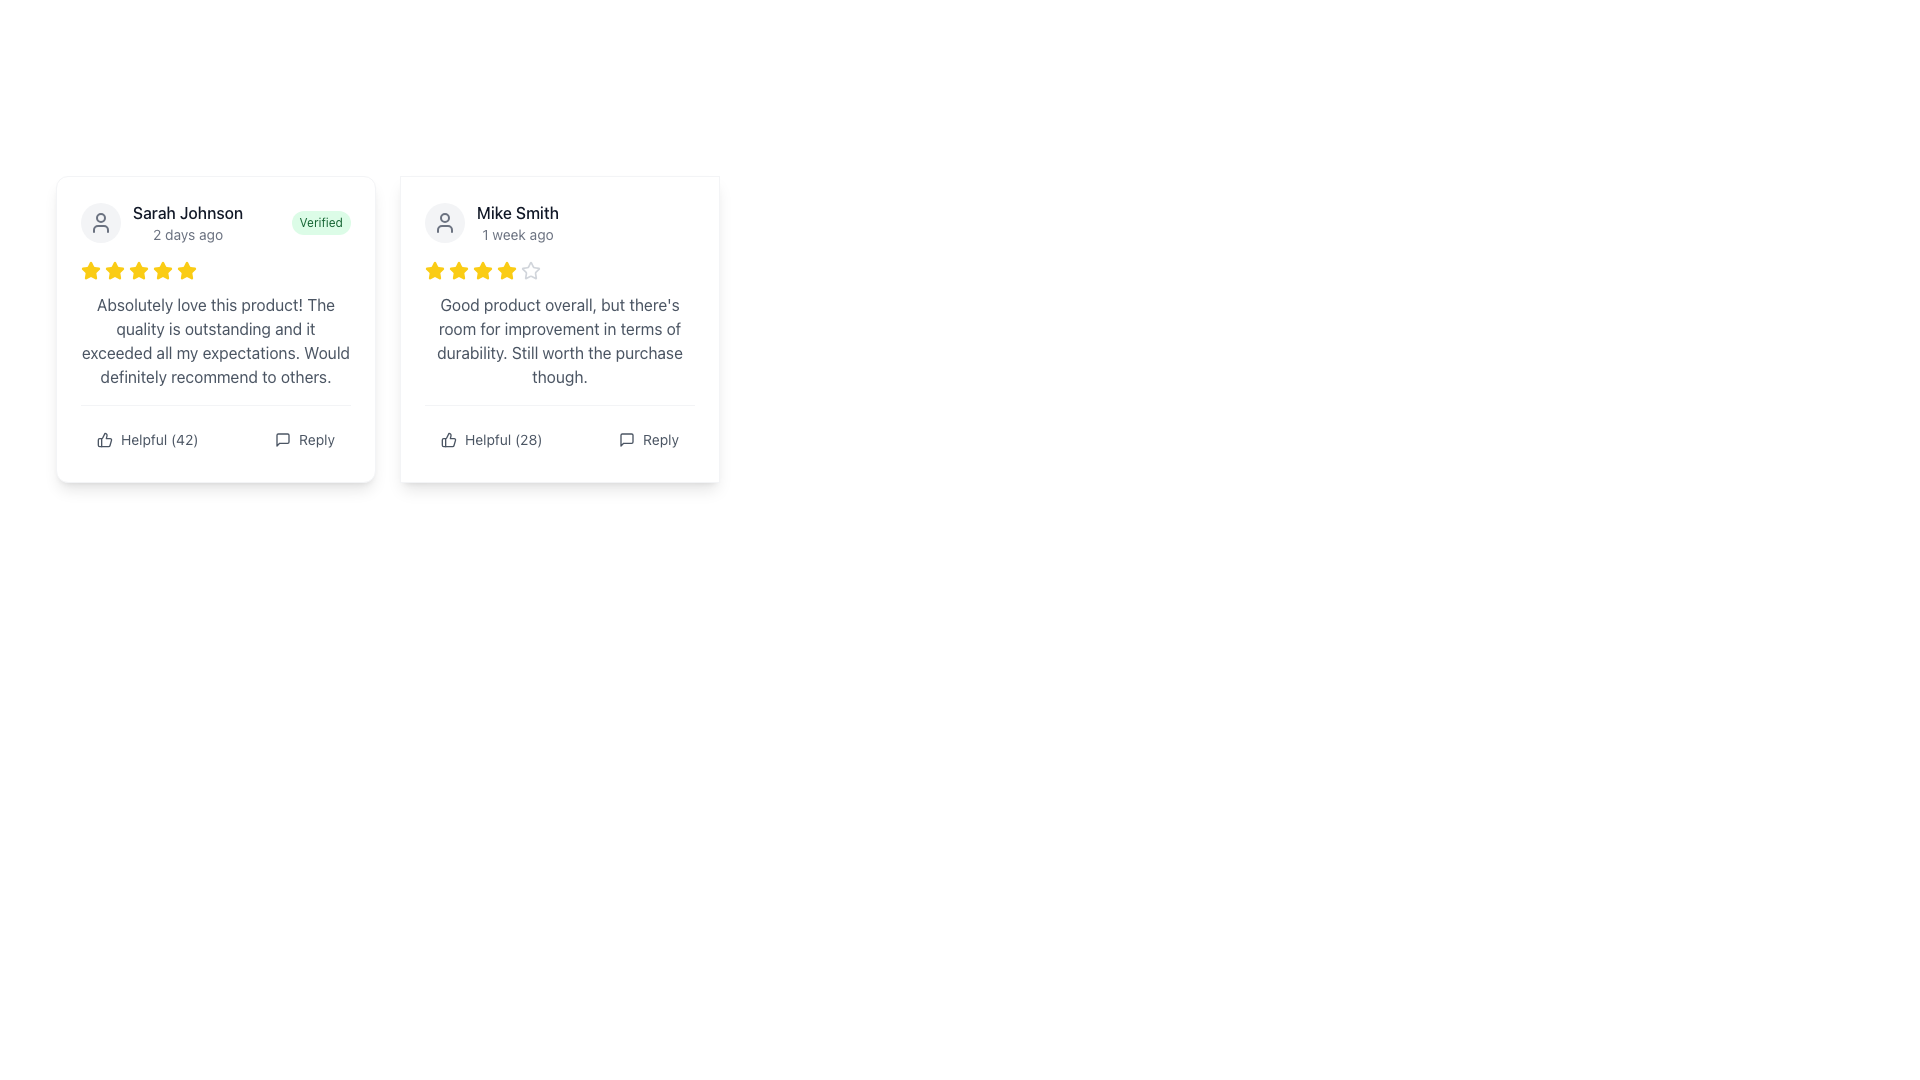  Describe the element at coordinates (90, 270) in the screenshot. I see `the third star icon in the five-star rating system located under the username 'Sarah Johnson'` at that location.